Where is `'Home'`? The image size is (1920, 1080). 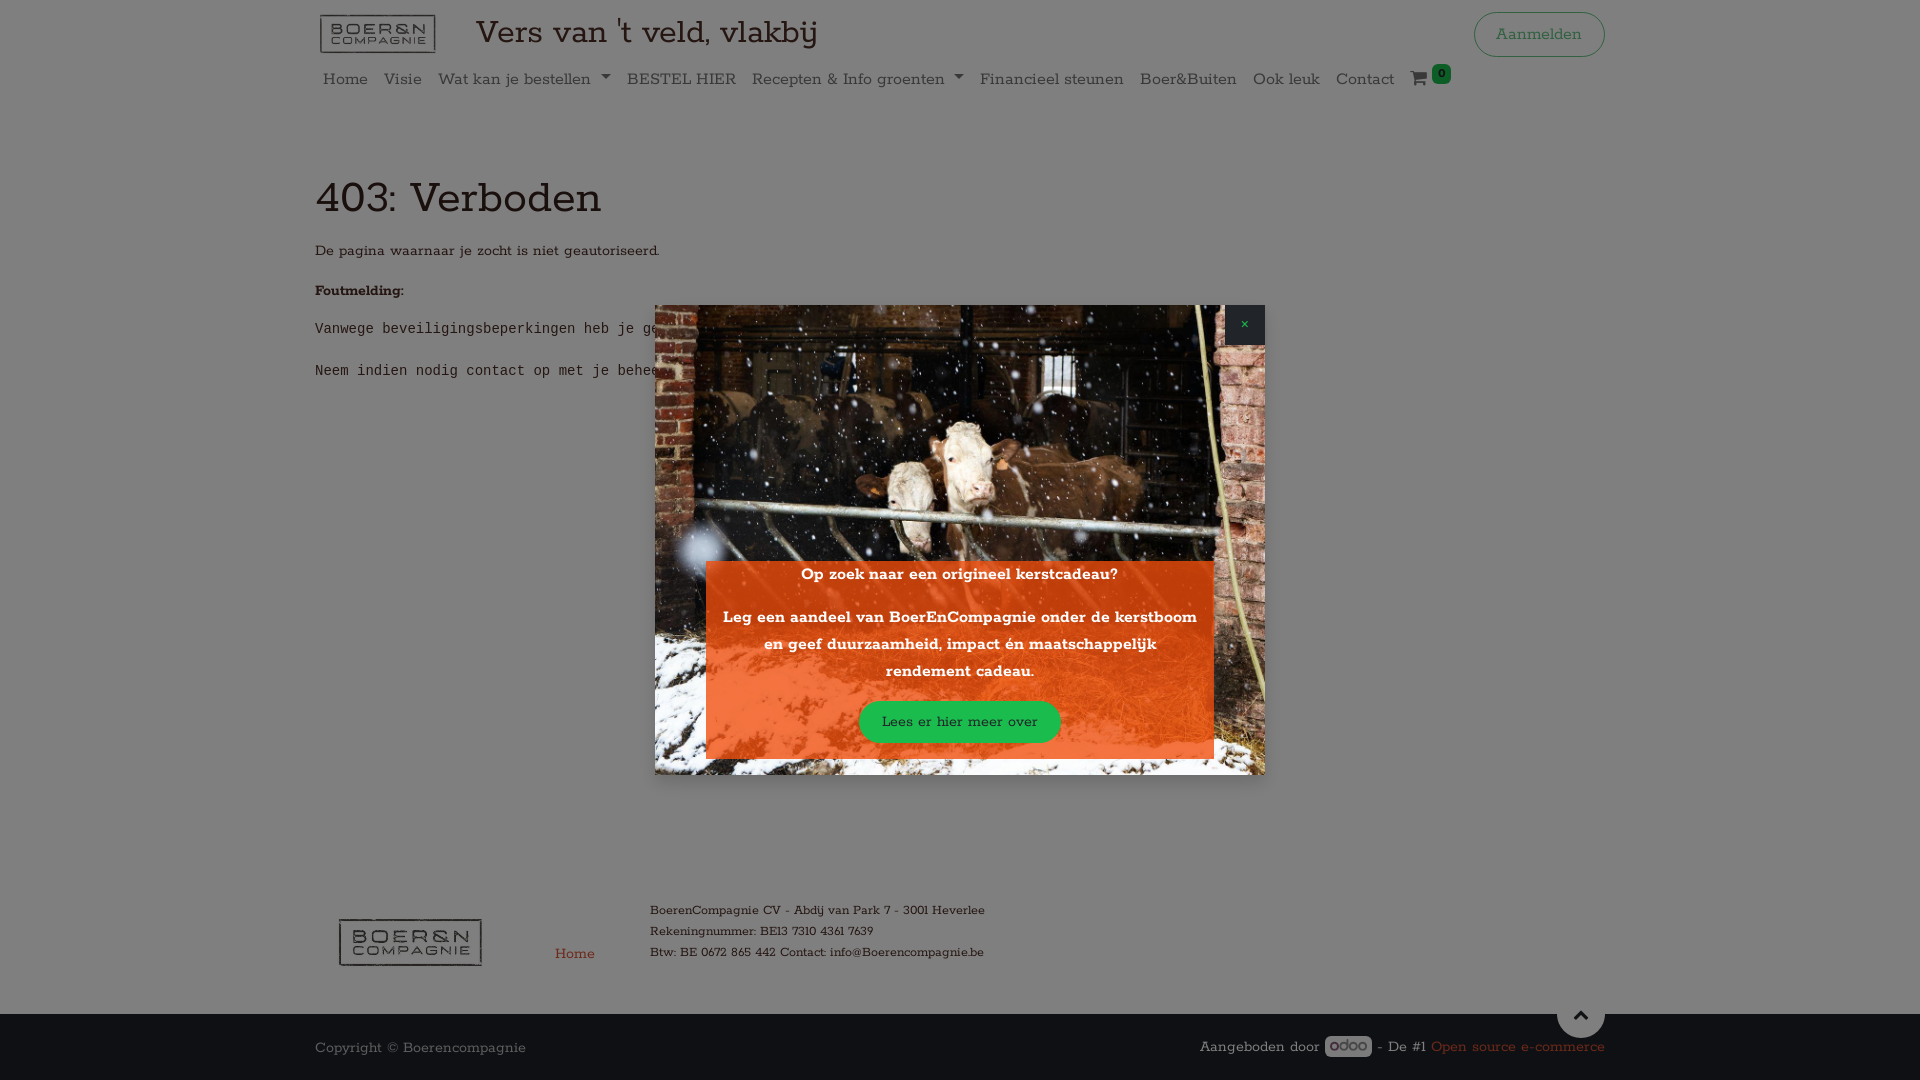
'Home' is located at coordinates (345, 78).